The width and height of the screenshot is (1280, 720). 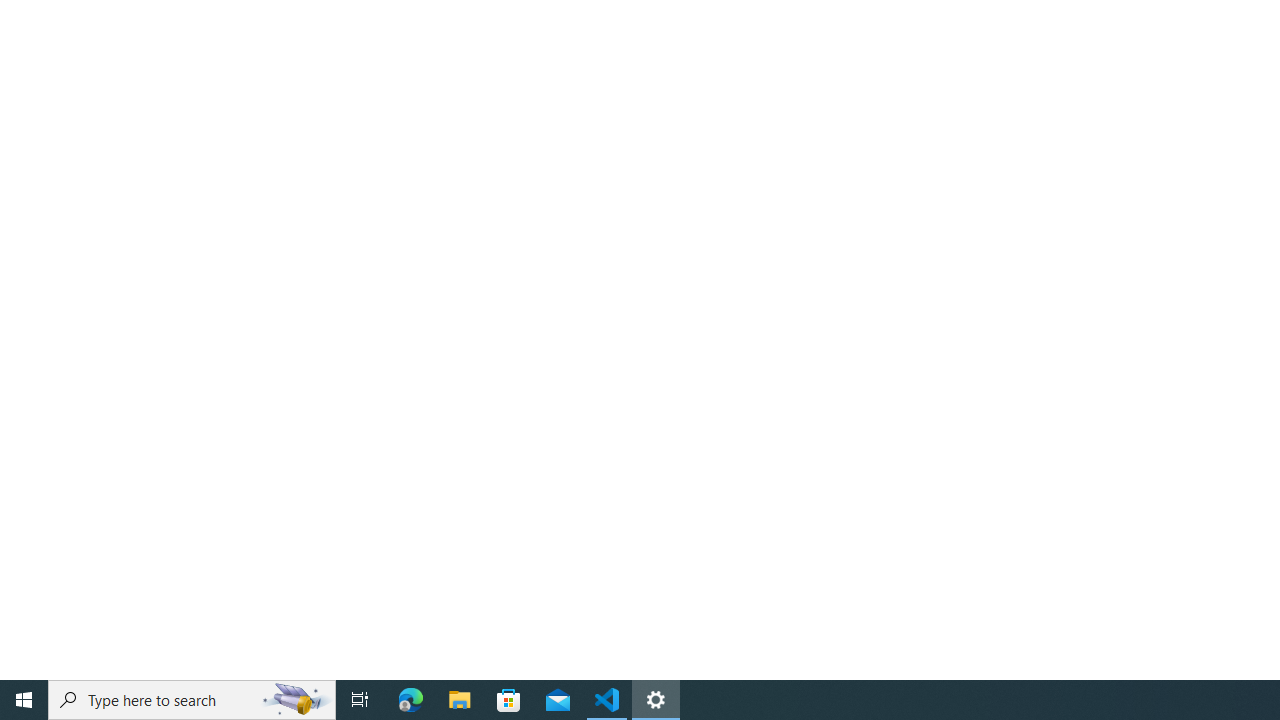 What do you see at coordinates (294, 698) in the screenshot?
I see `'Search highlights icon opens search home window'` at bounding box center [294, 698].